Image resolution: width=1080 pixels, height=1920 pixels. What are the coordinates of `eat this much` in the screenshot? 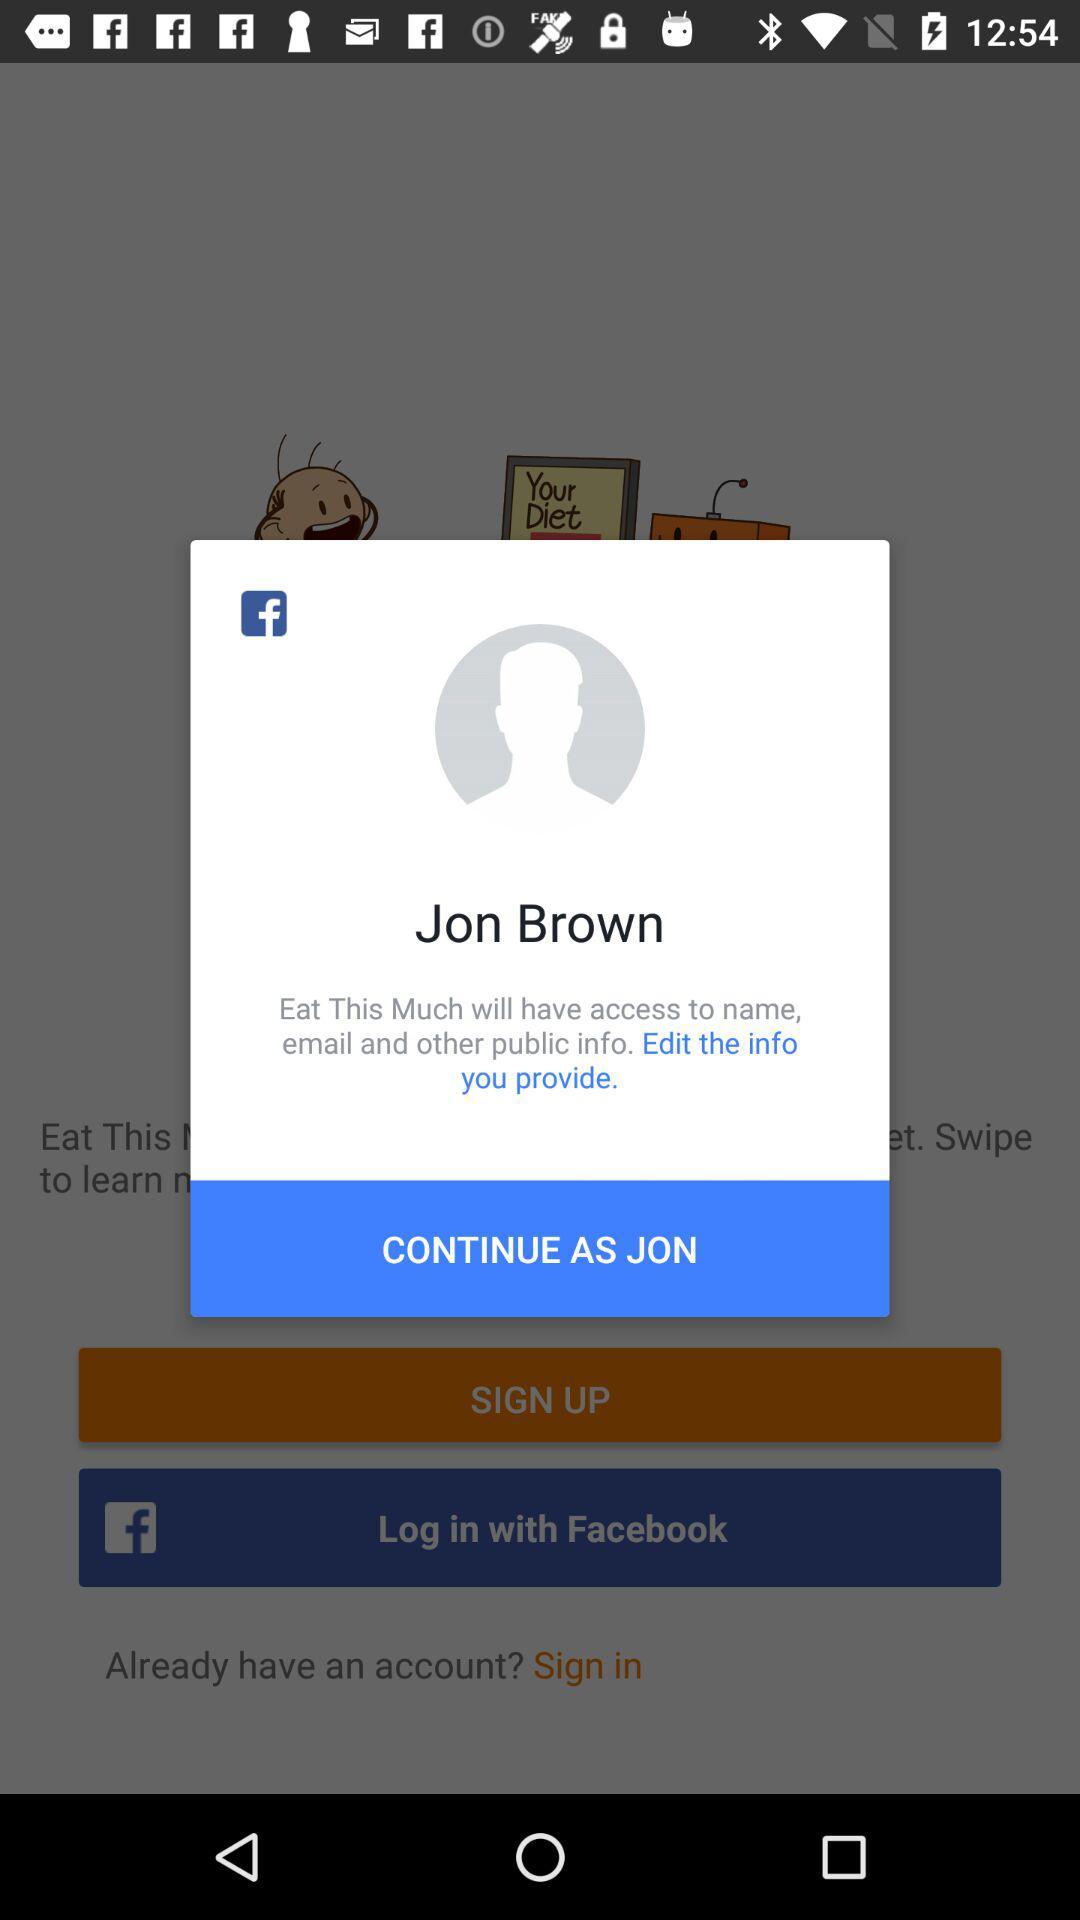 It's located at (540, 1041).